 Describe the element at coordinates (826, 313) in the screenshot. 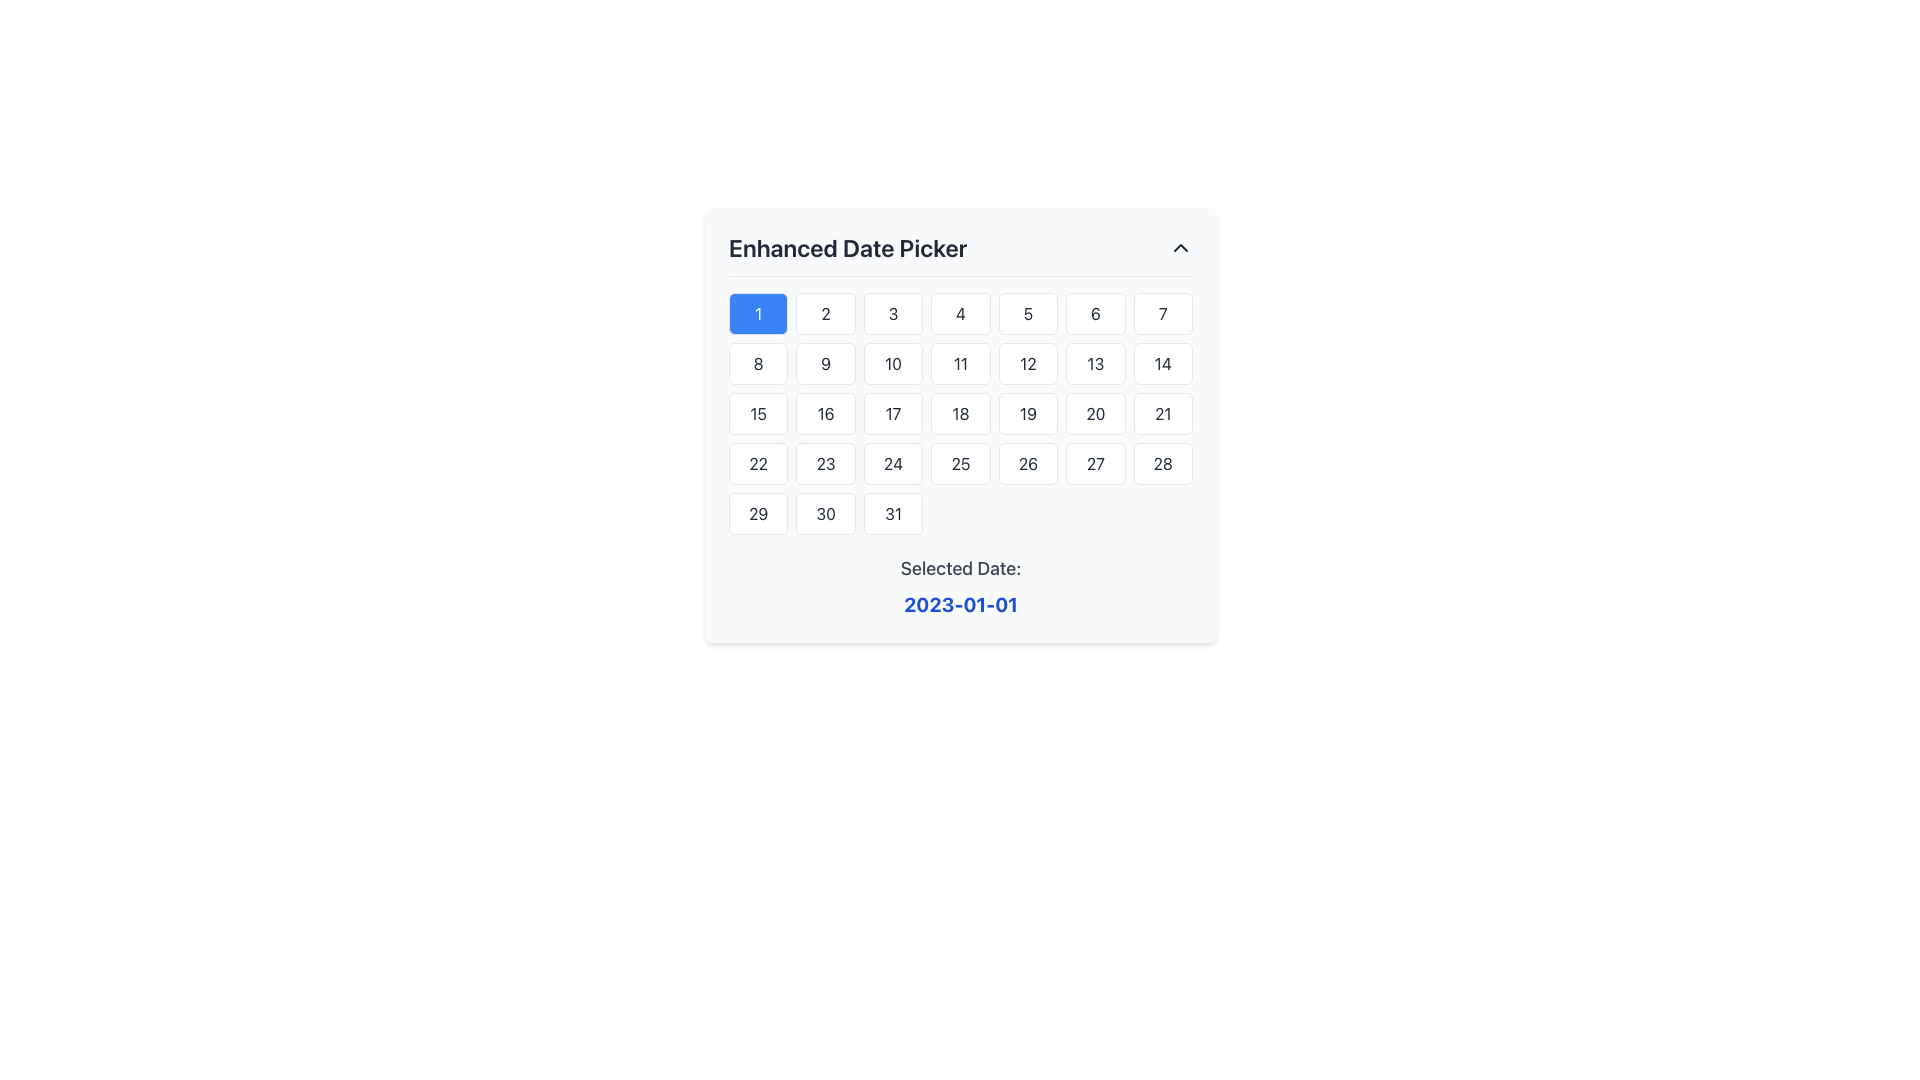

I see `the calendar date picker button which is positioned to the right of the button displaying '1' and to the left of the button displaying '3'` at that location.